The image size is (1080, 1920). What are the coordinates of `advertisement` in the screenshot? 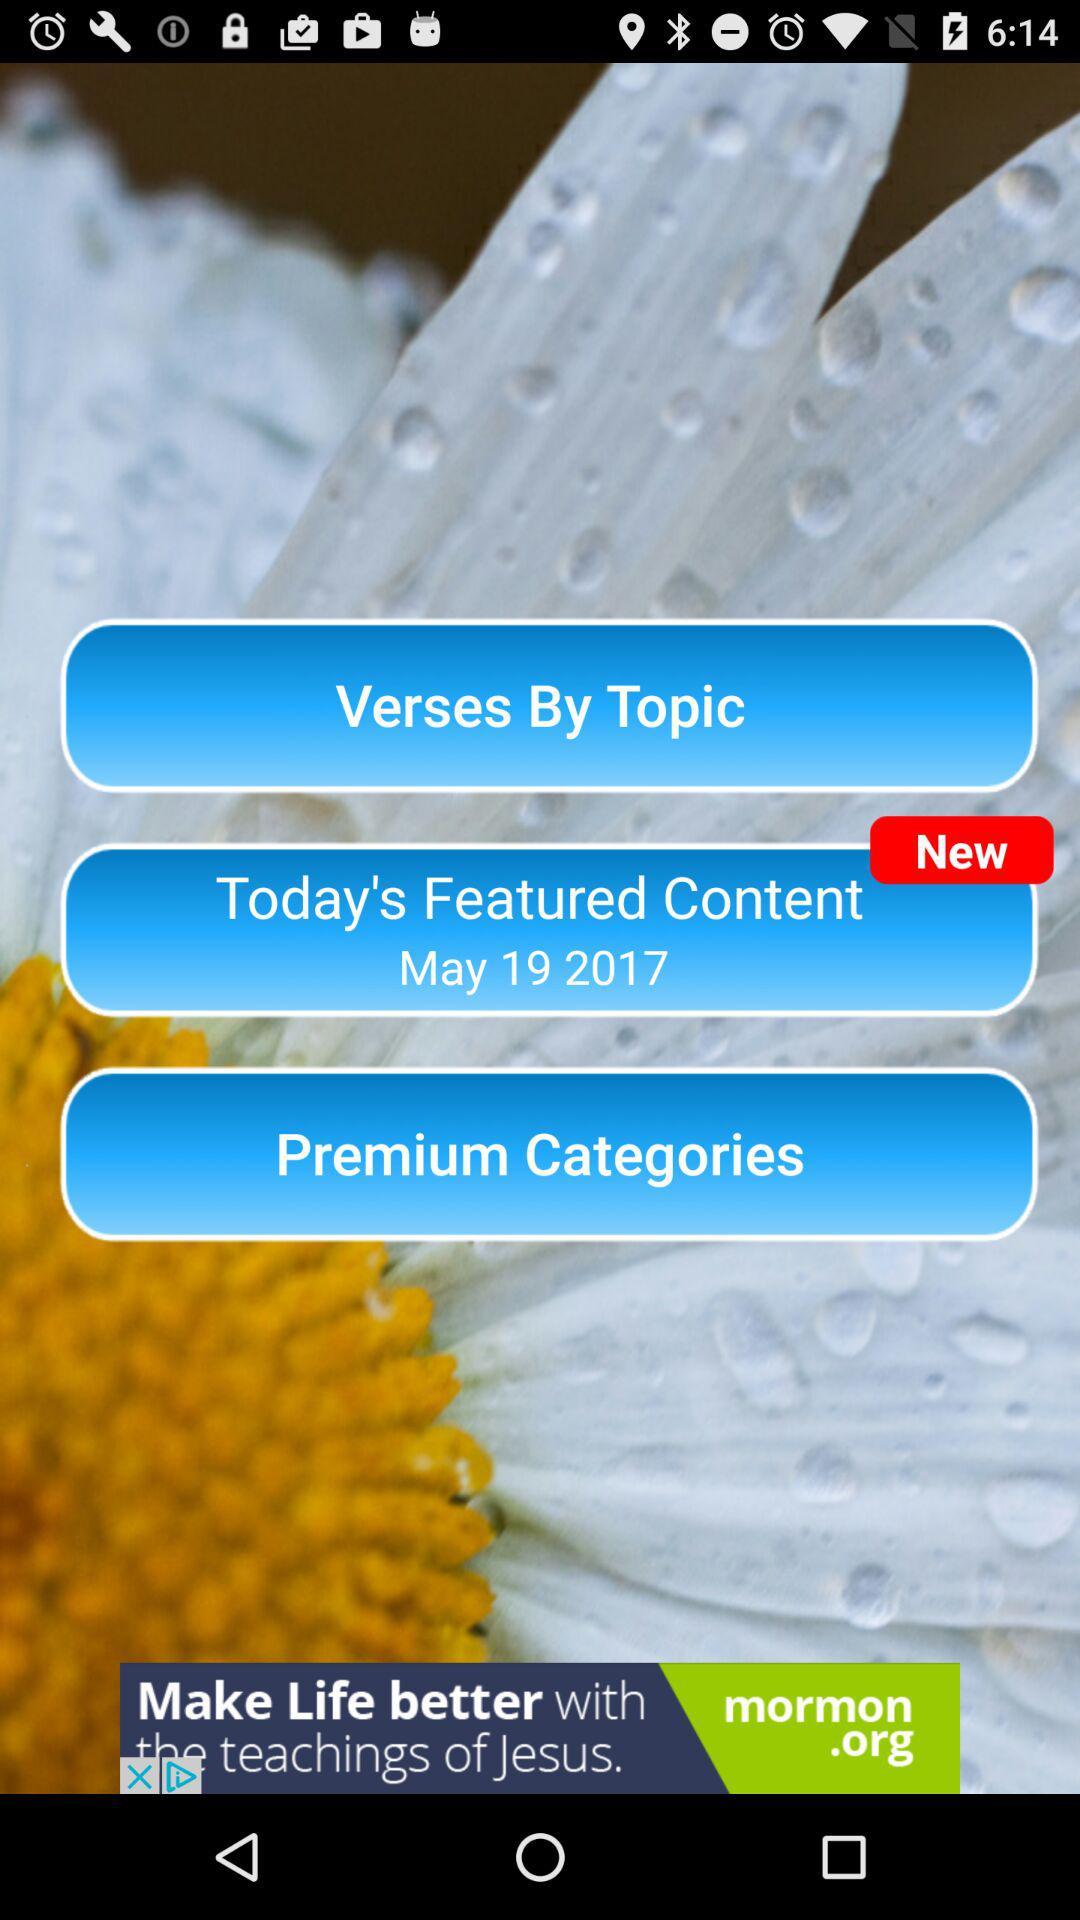 It's located at (540, 1727).